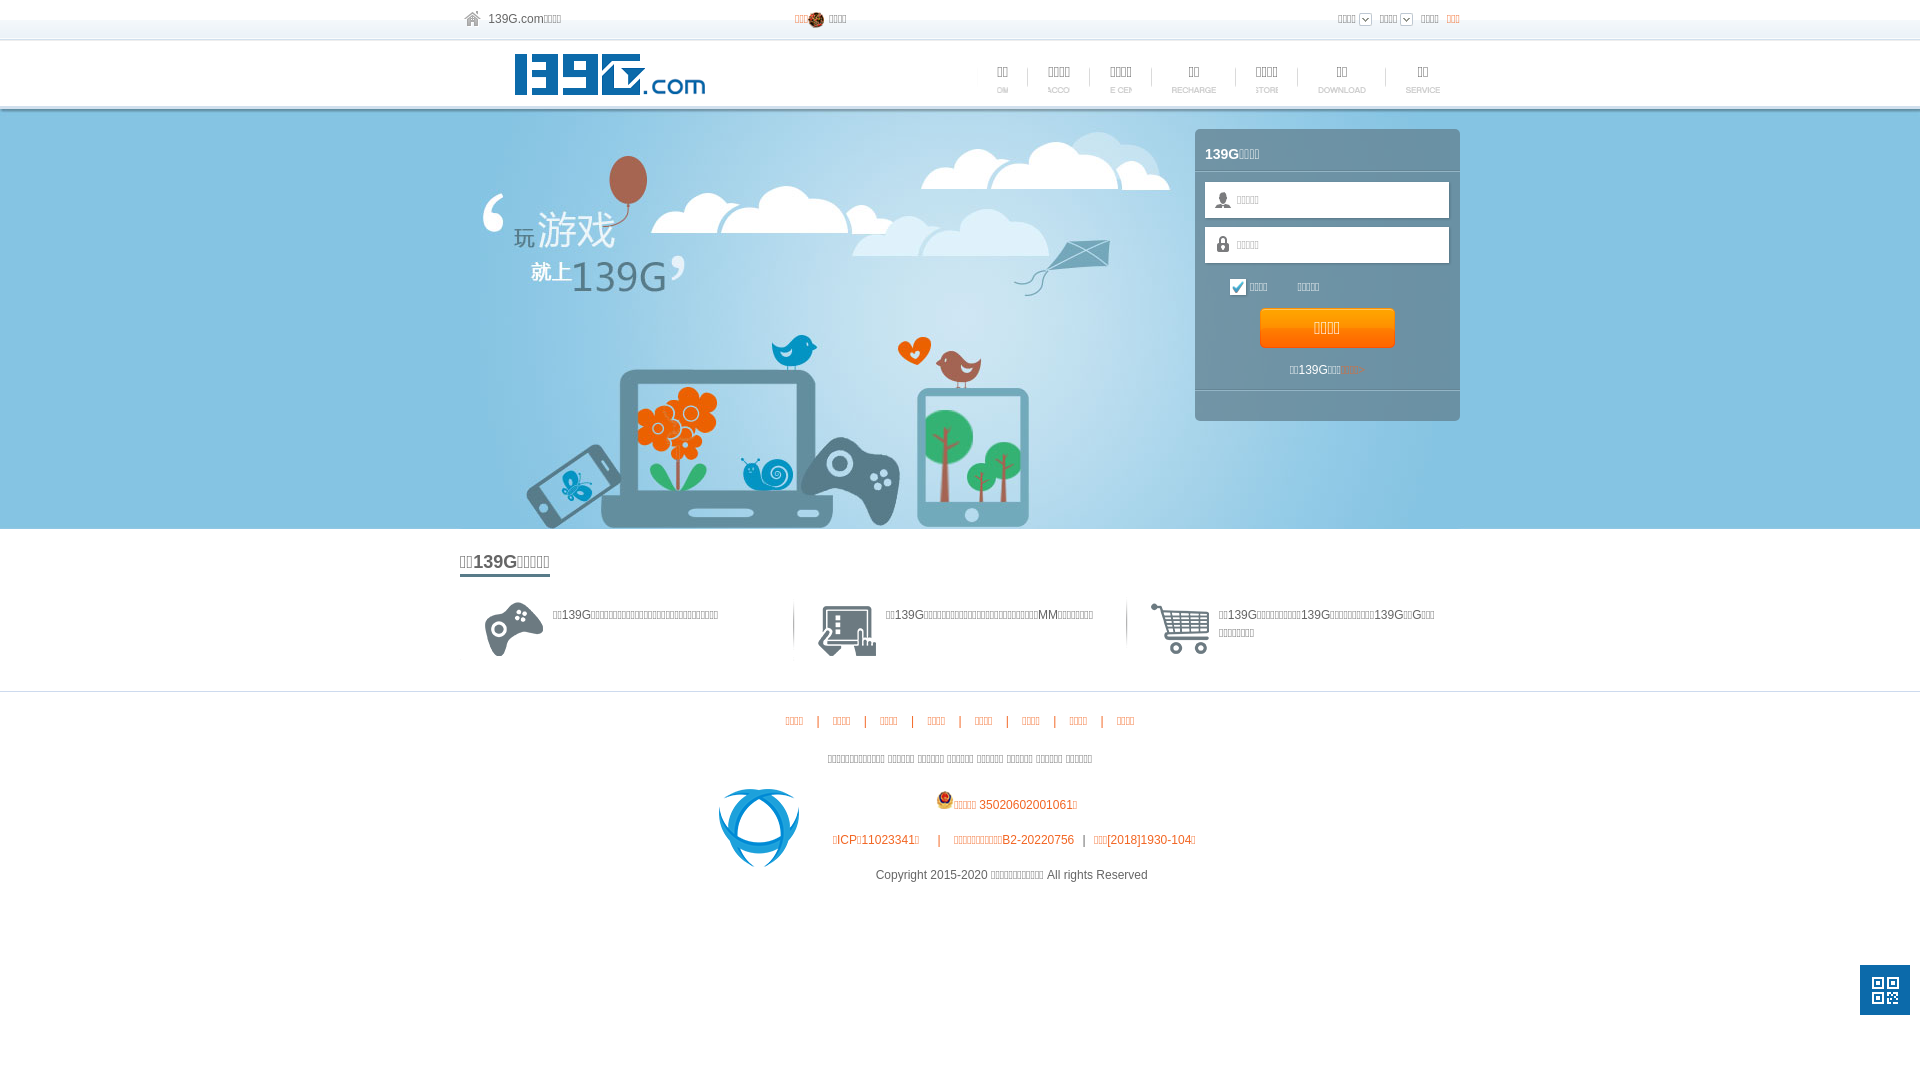  Describe the element at coordinates (515, 19) in the screenshot. I see `'139G.com'` at that location.